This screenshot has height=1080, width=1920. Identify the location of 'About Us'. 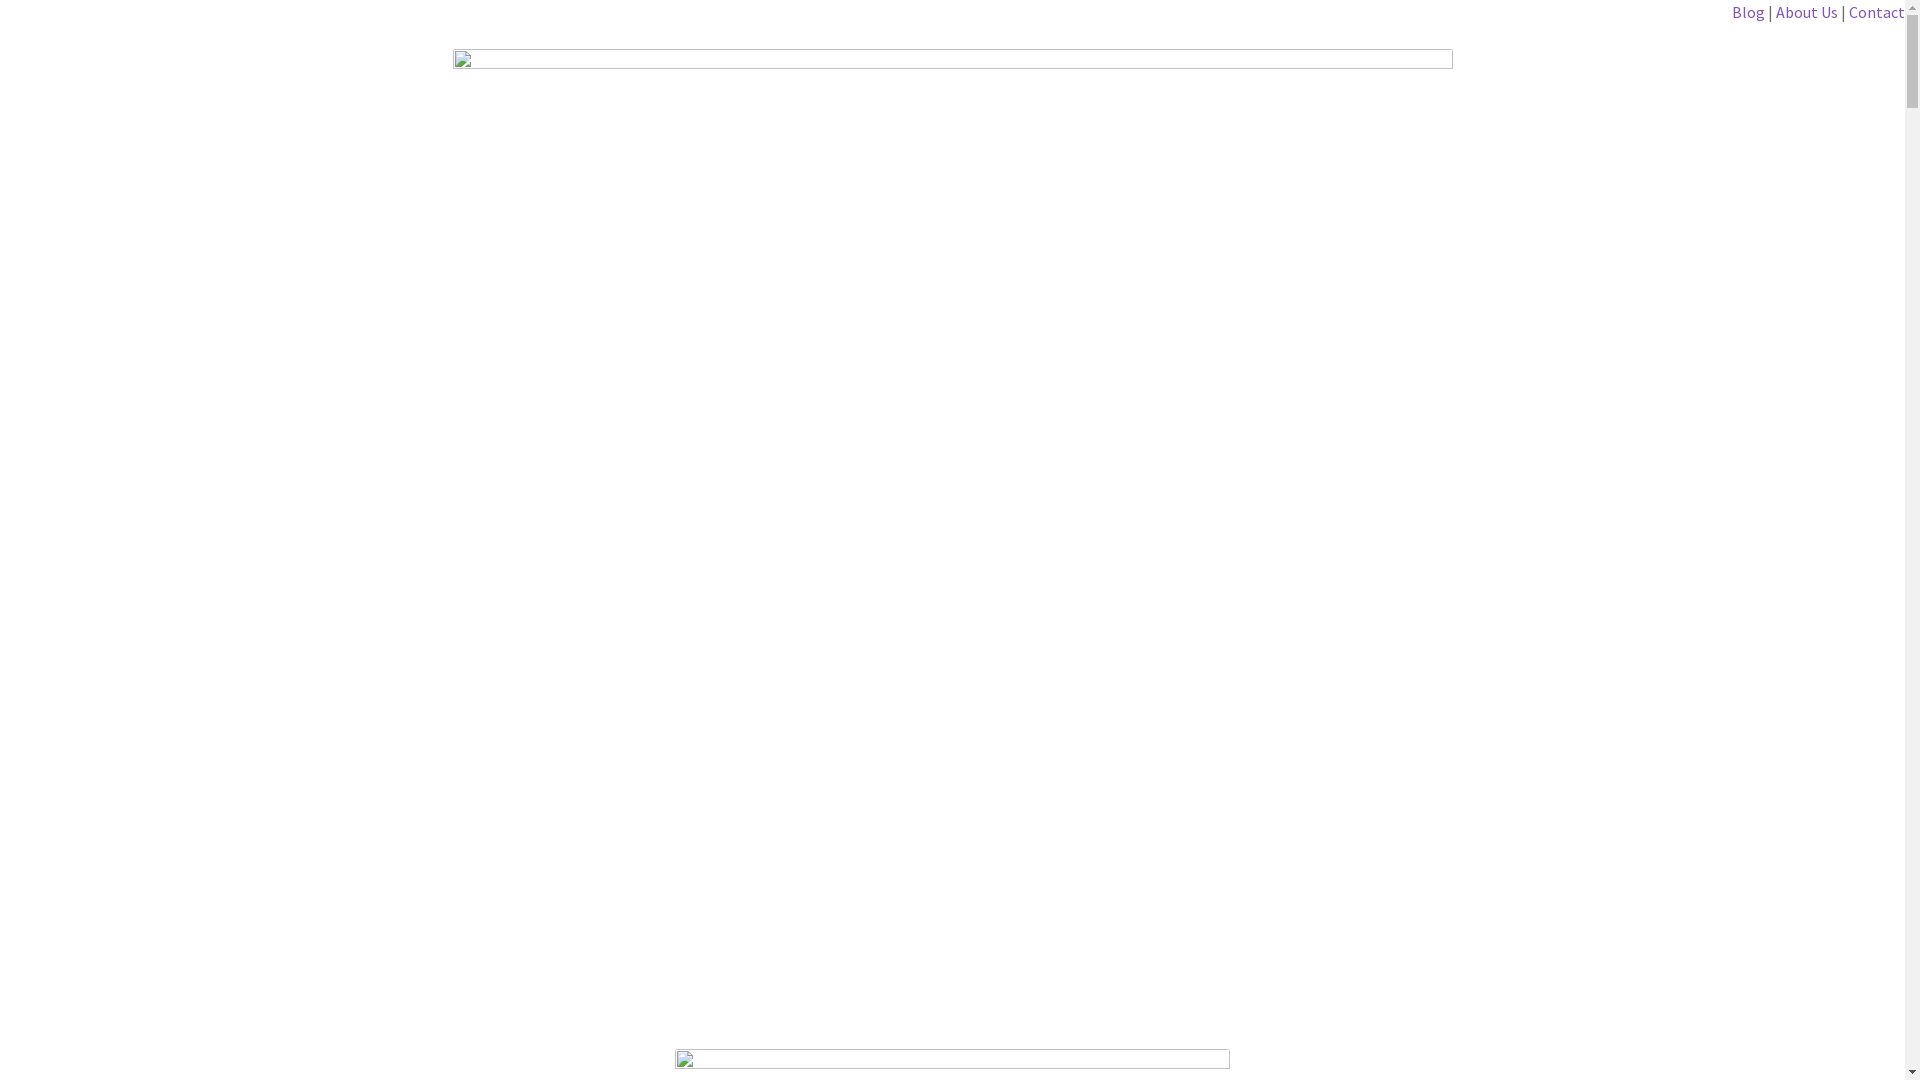
(1806, 11).